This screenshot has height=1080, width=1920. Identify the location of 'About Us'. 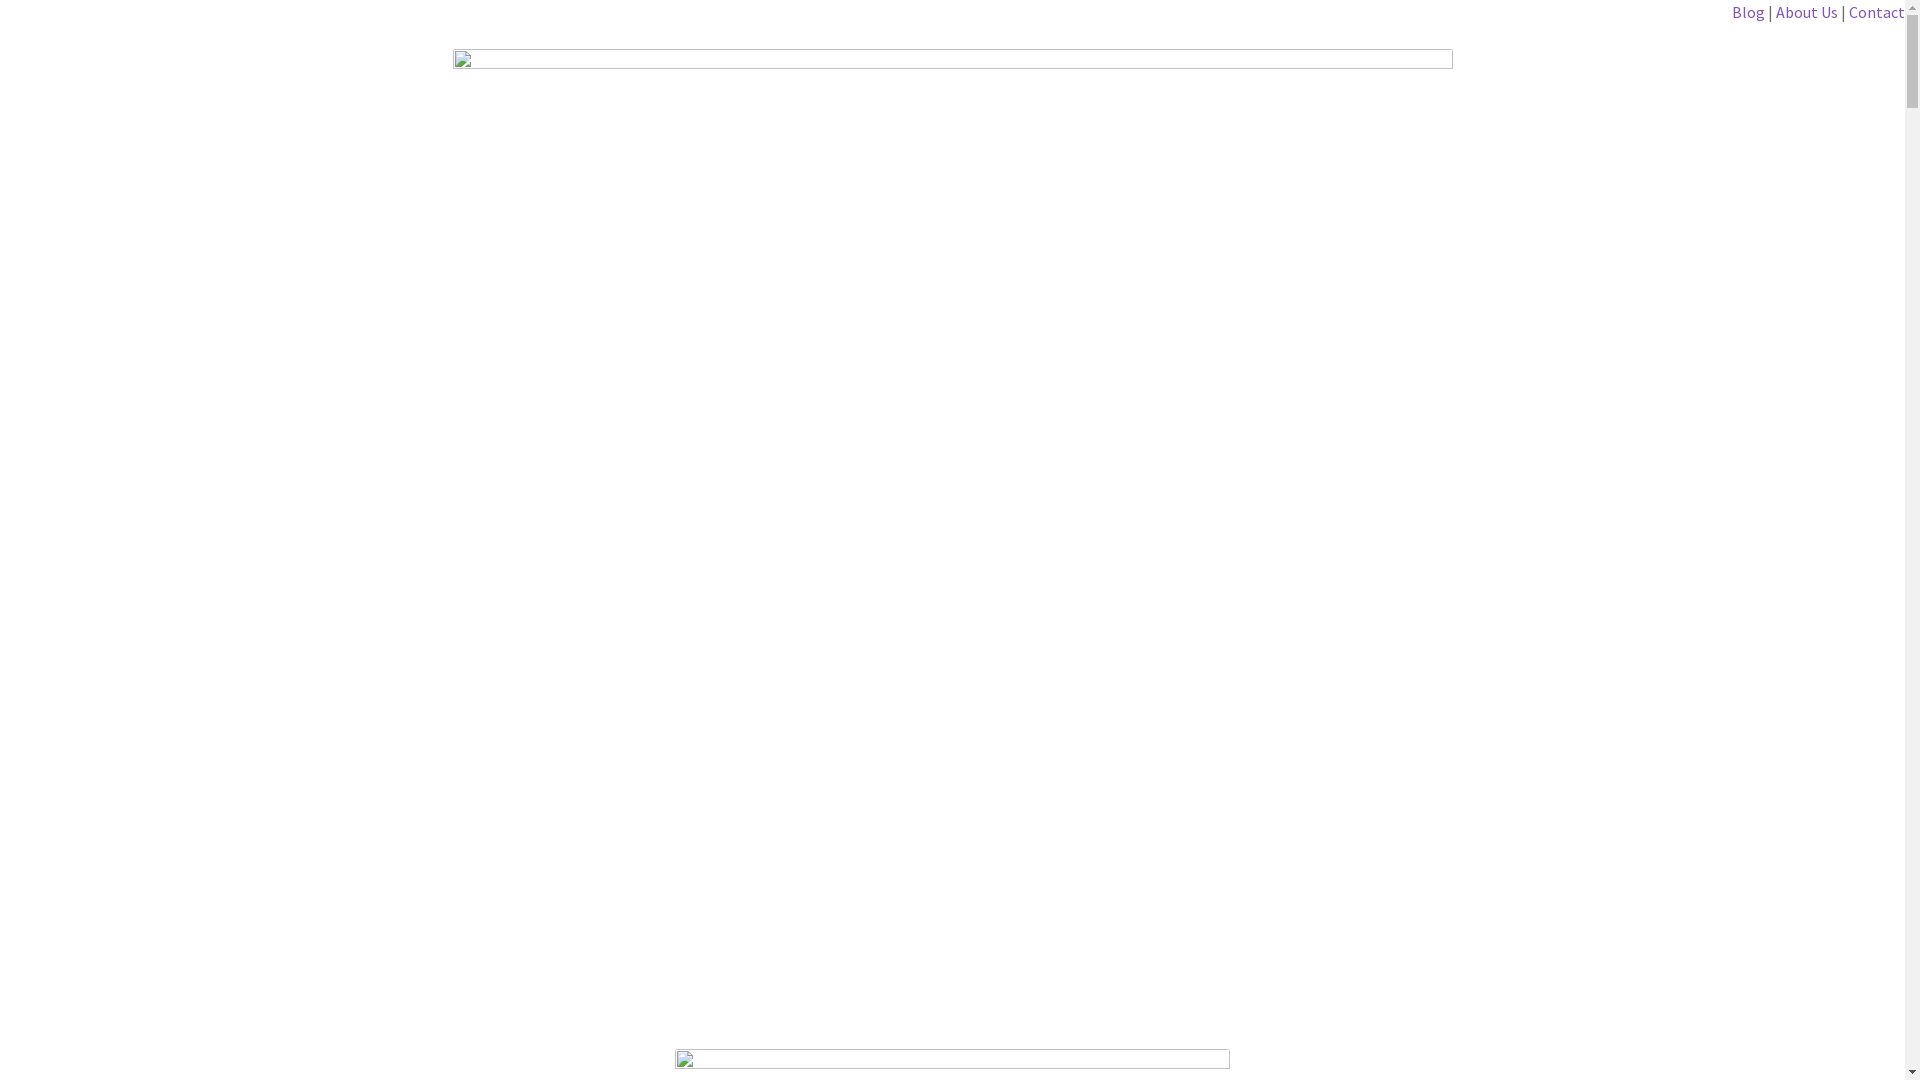
(1806, 11).